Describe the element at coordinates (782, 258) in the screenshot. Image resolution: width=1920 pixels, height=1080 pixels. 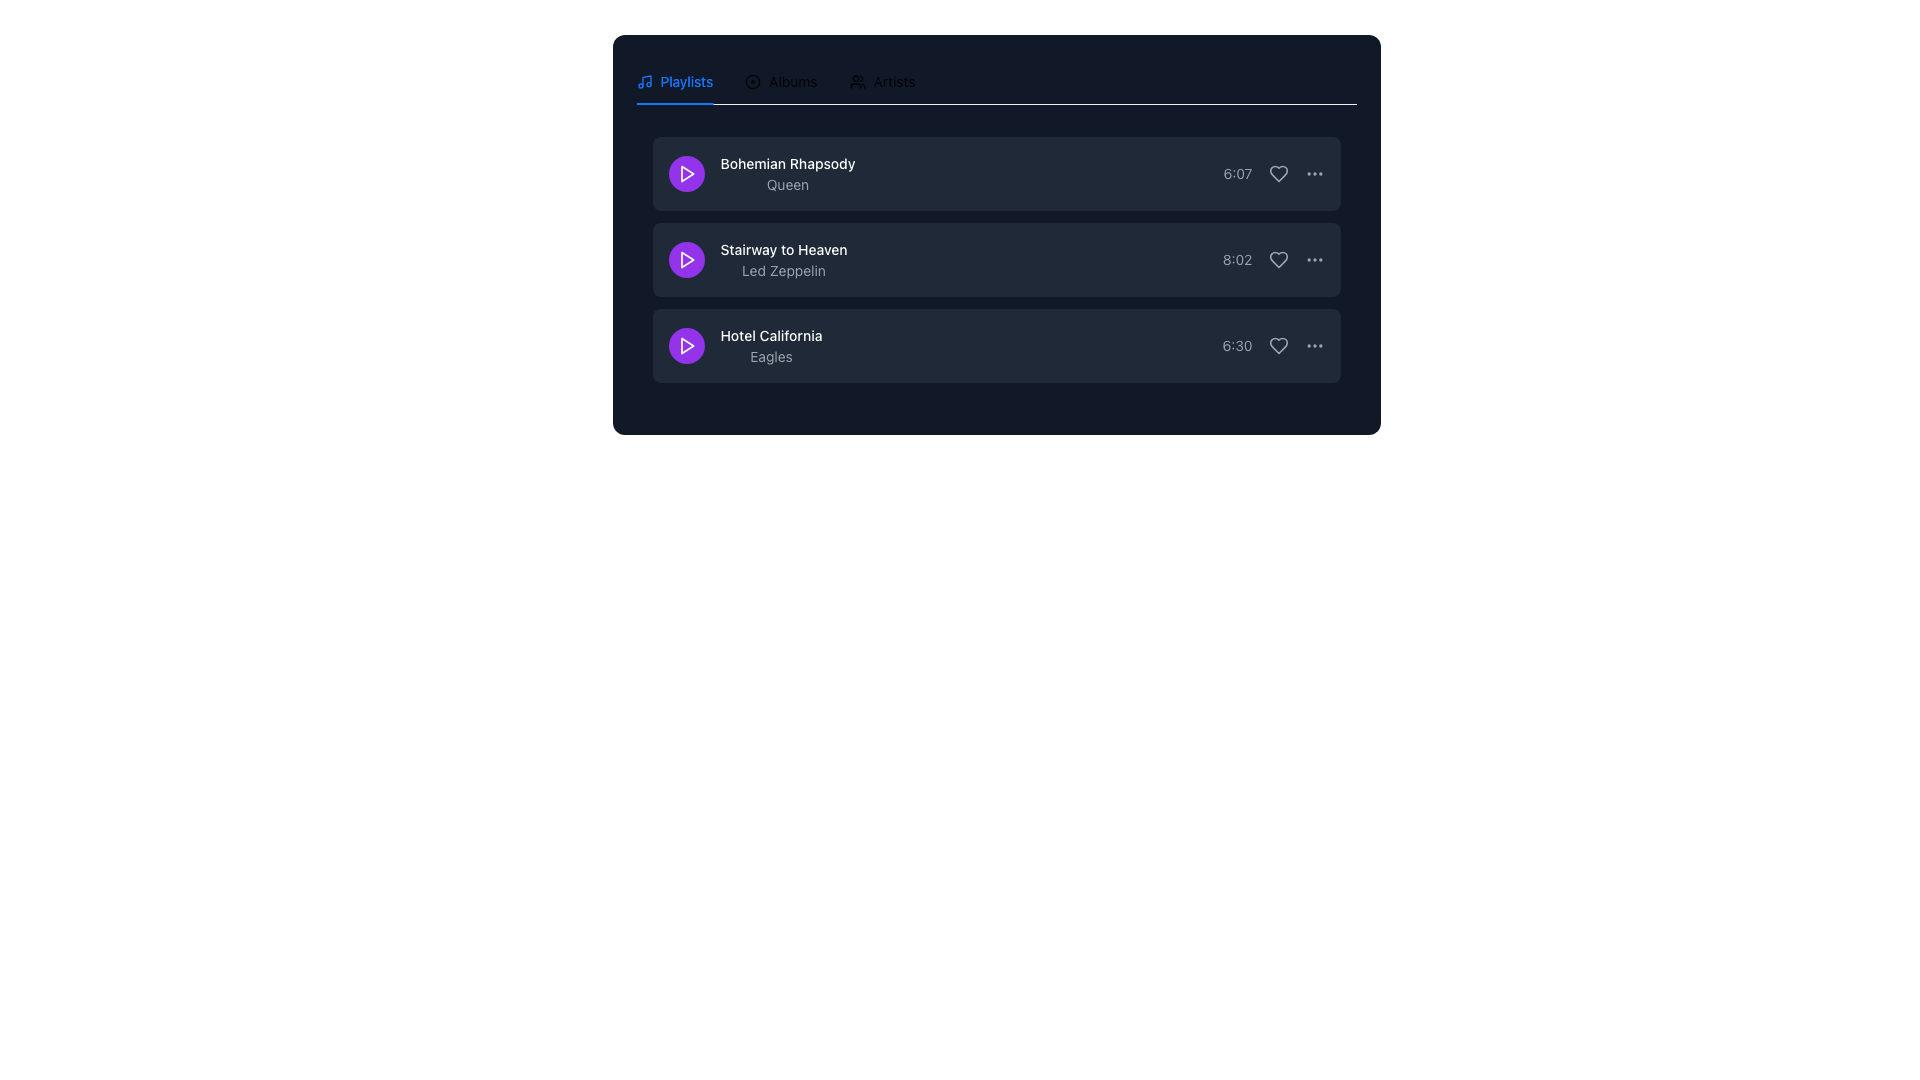
I see `the text block that displays the title and artist of a song entry in the playlist, located in the second row of the interface, centrally positioned to the right of the play button` at that location.